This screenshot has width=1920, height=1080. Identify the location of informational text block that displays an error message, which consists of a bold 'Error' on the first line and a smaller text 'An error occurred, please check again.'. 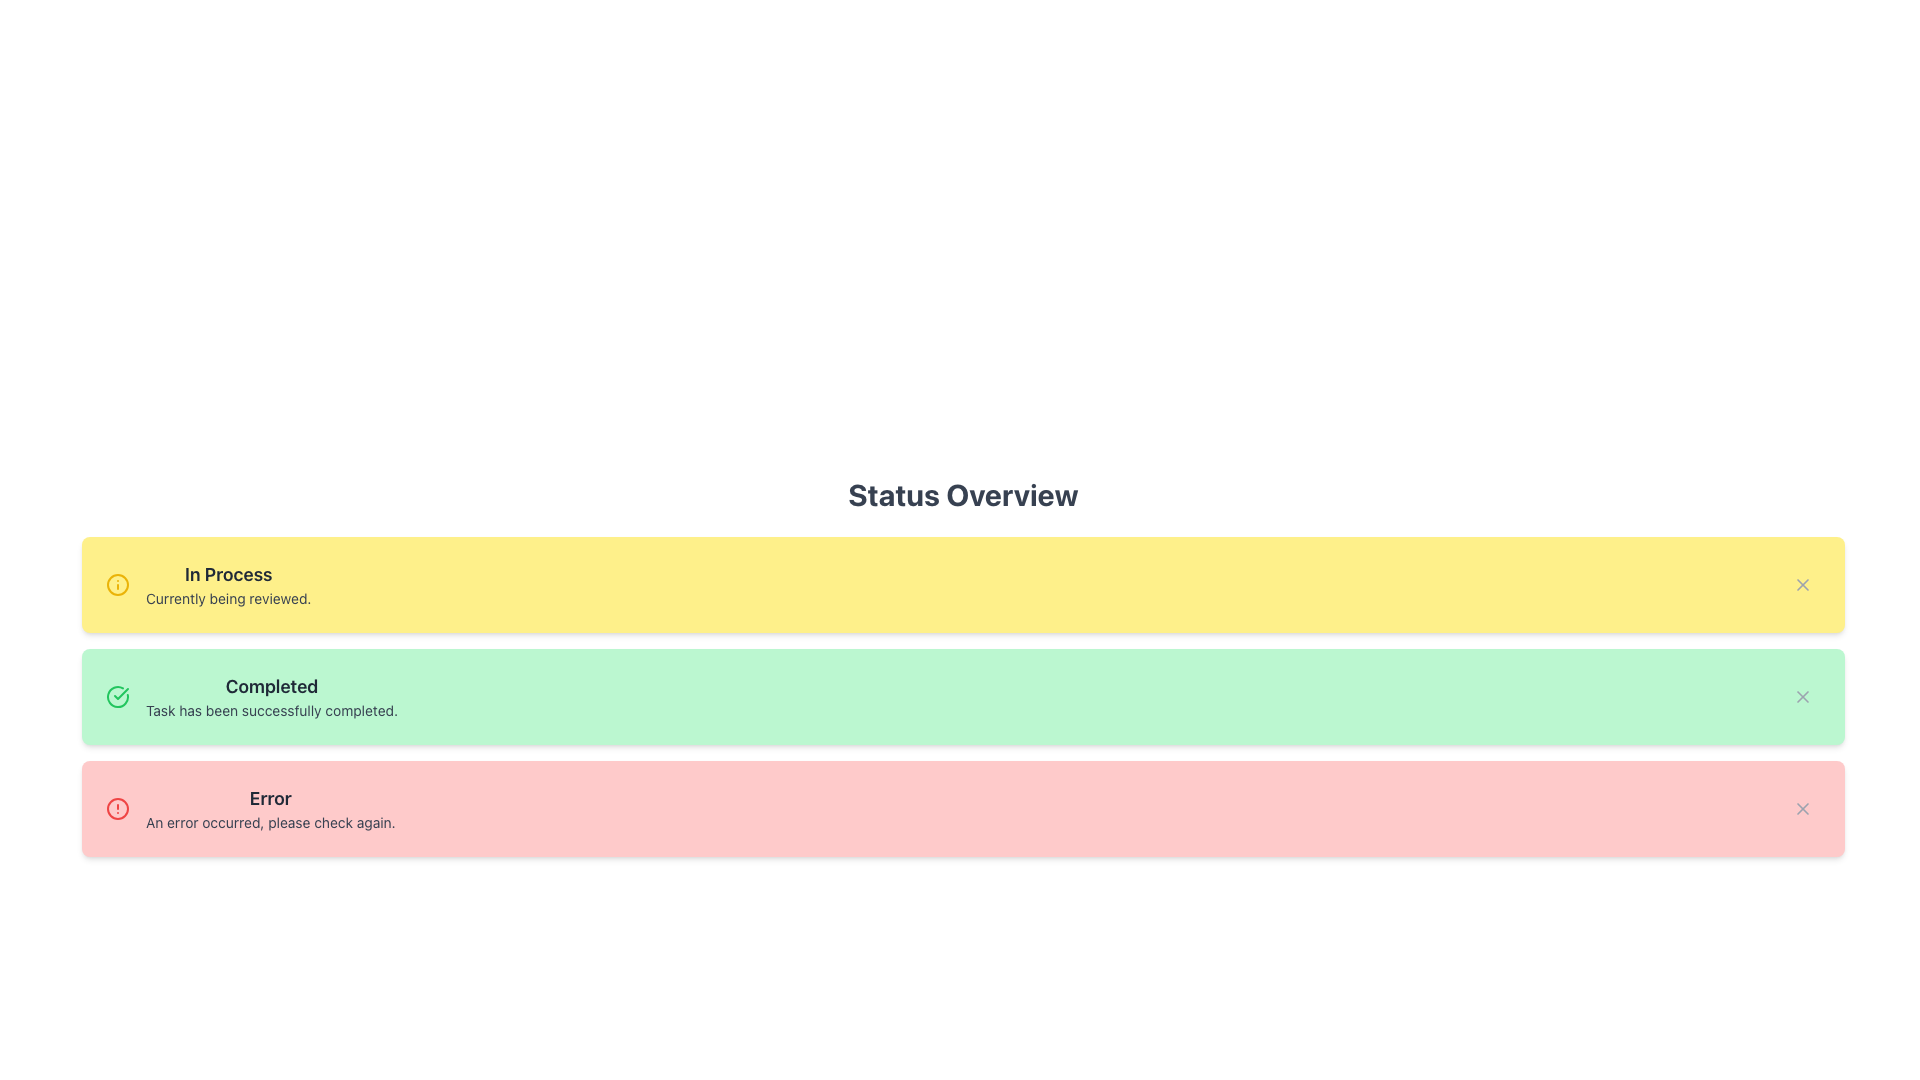
(269, 808).